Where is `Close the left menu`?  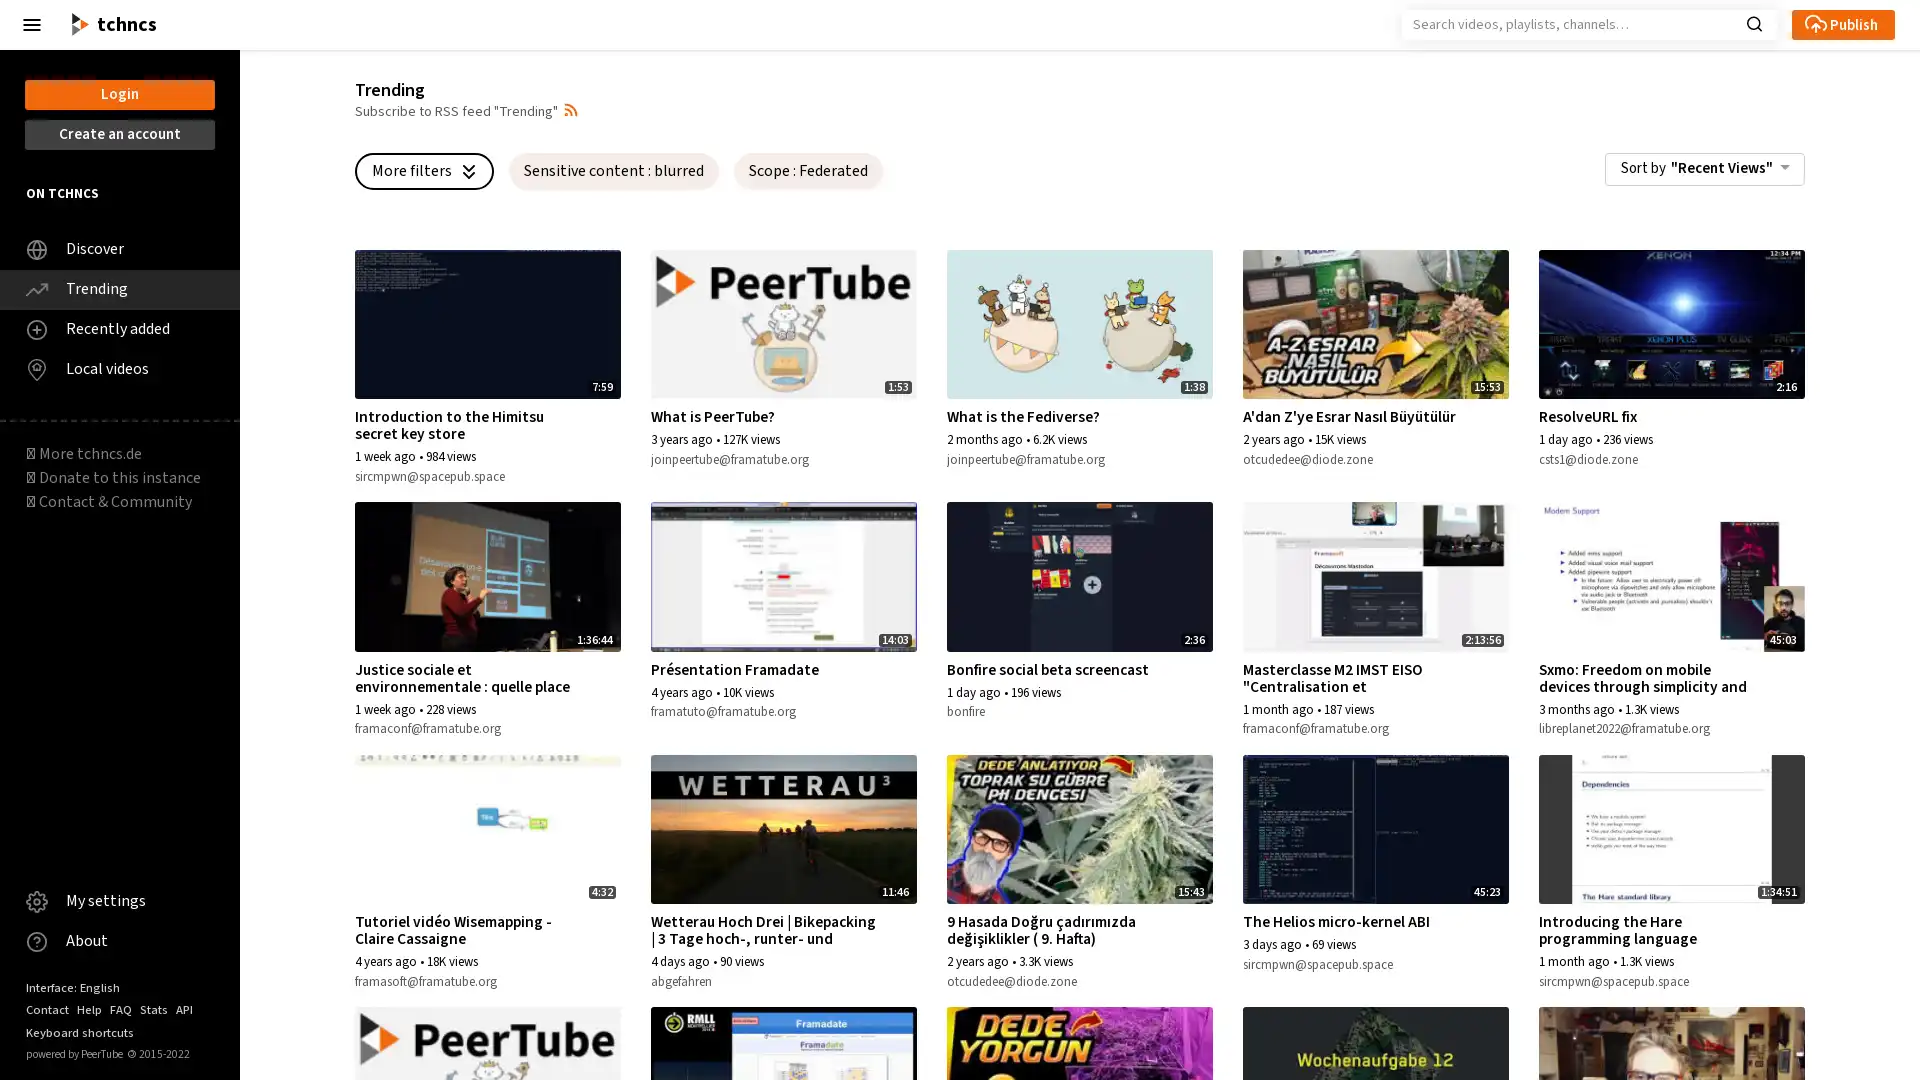 Close the left menu is located at coordinates (32, 24).